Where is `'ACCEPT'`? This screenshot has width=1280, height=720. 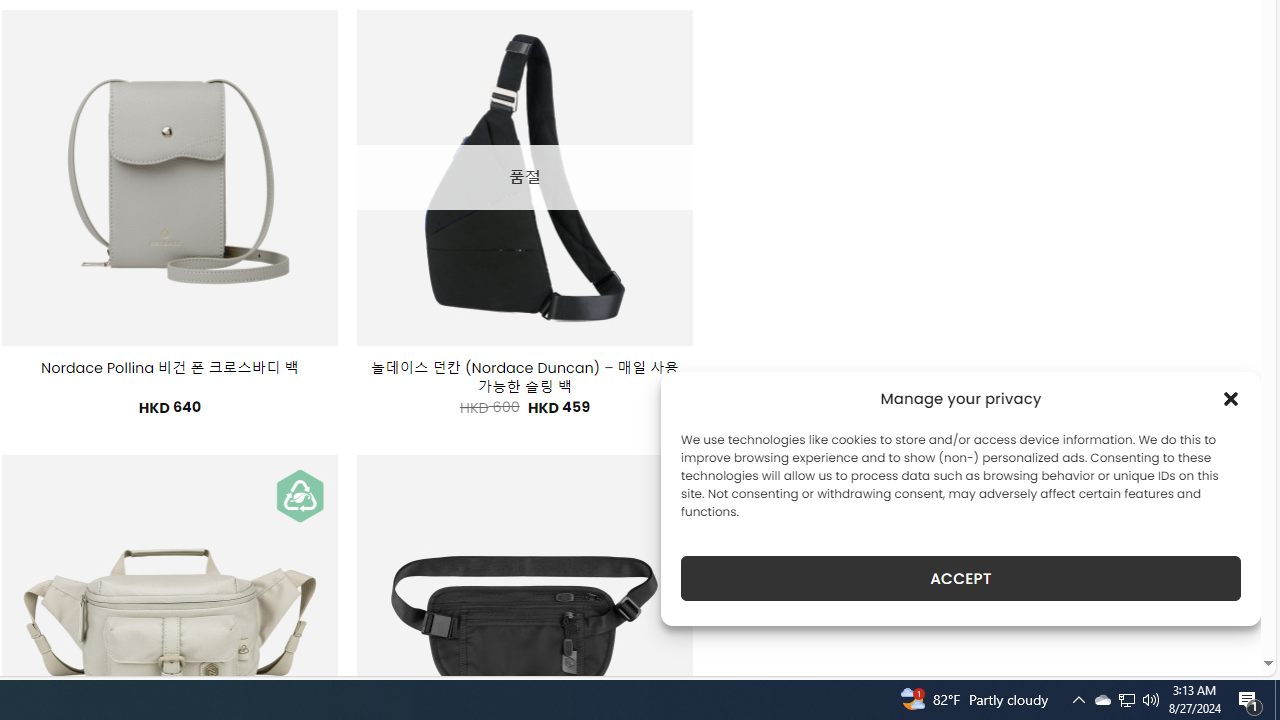
'ACCEPT' is located at coordinates (961, 578).